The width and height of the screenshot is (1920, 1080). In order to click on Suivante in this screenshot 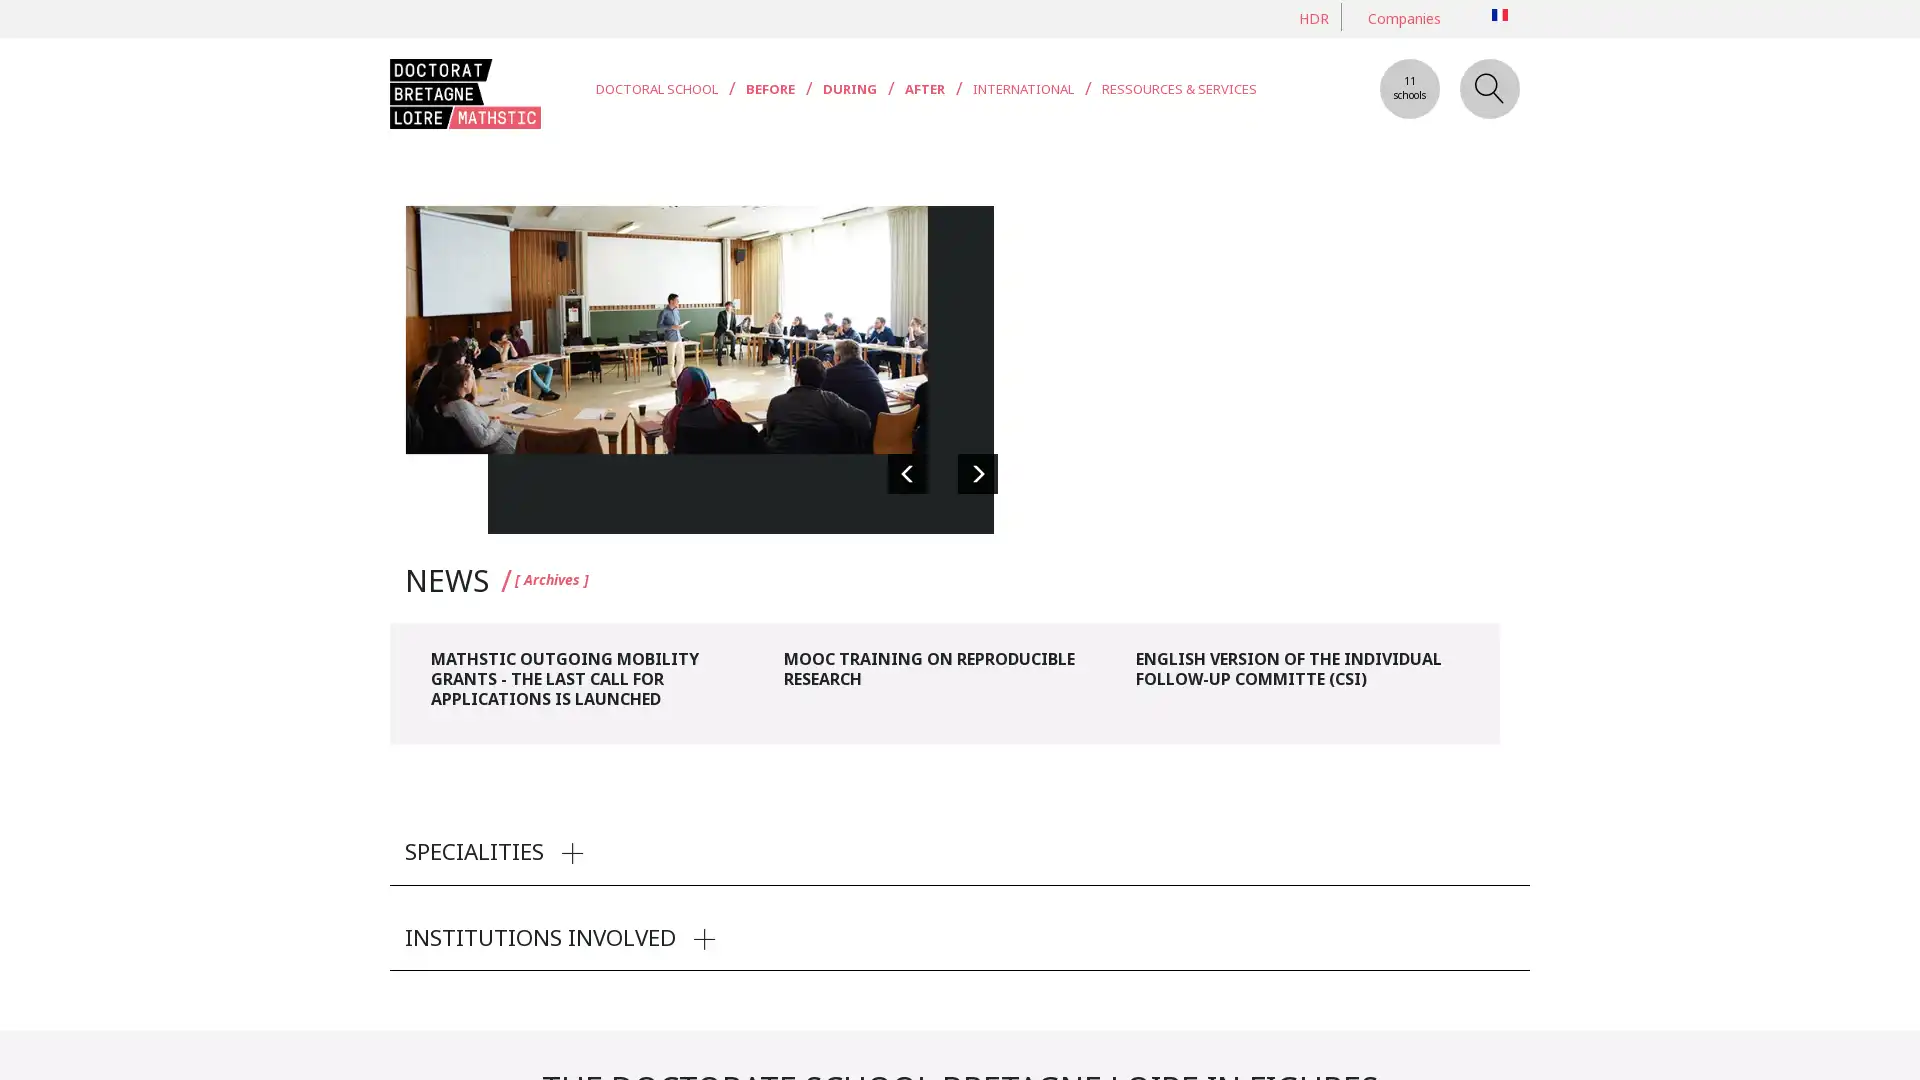, I will do `click(978, 473)`.